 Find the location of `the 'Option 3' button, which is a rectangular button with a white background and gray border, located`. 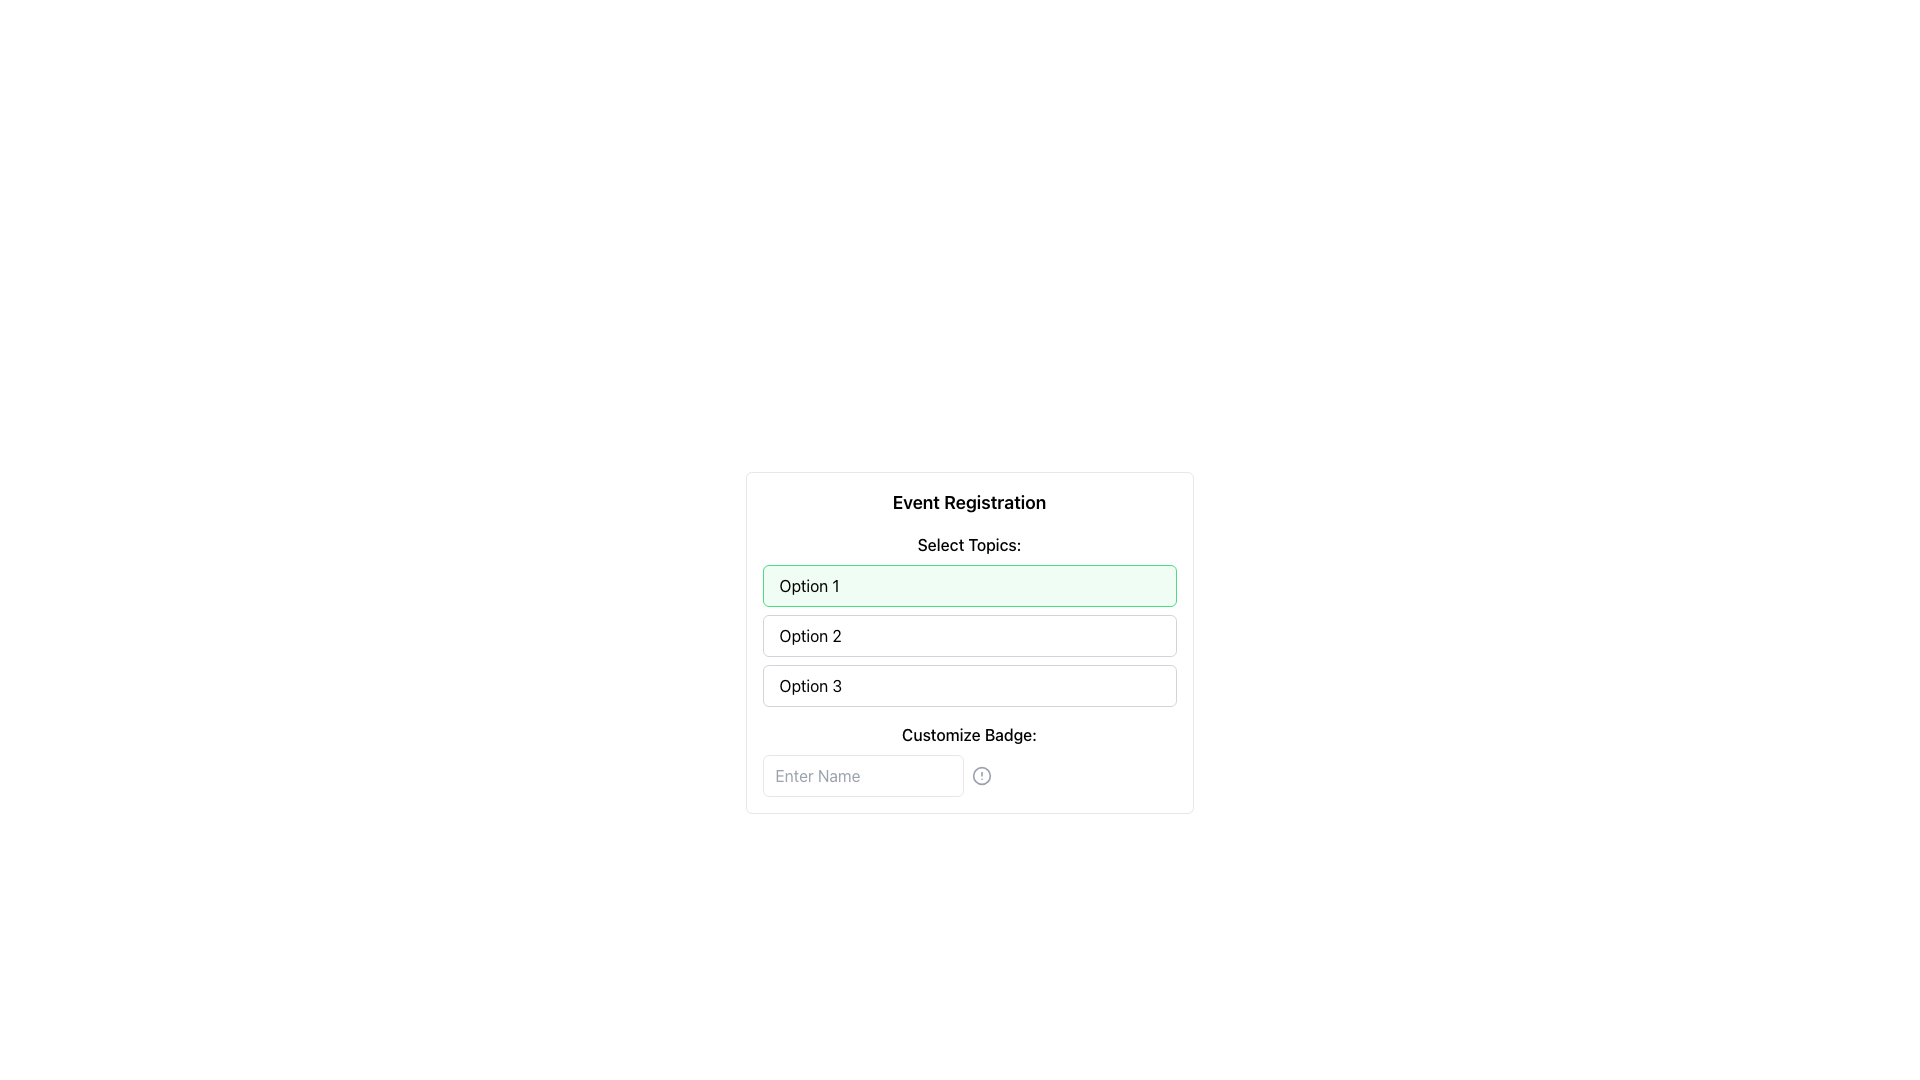

the 'Option 3' button, which is a rectangular button with a white background and gray border, located is located at coordinates (969, 685).